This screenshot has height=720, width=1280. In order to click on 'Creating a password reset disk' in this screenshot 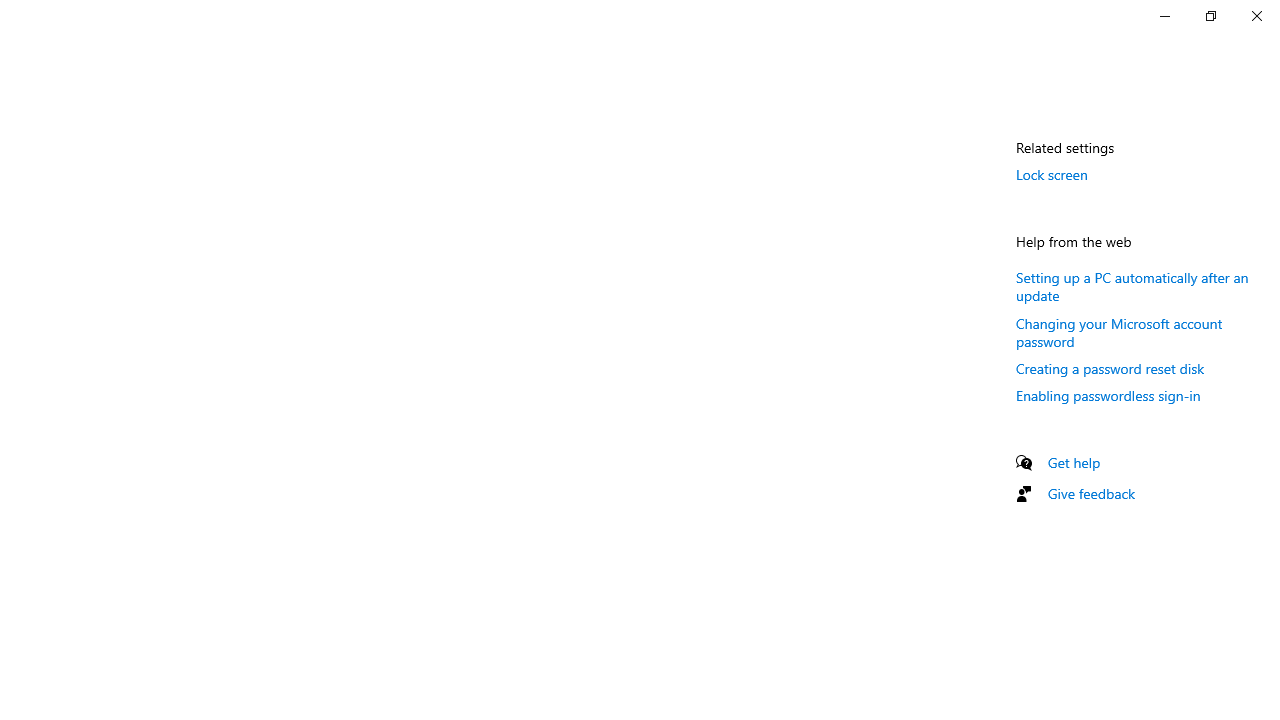, I will do `click(1109, 368)`.